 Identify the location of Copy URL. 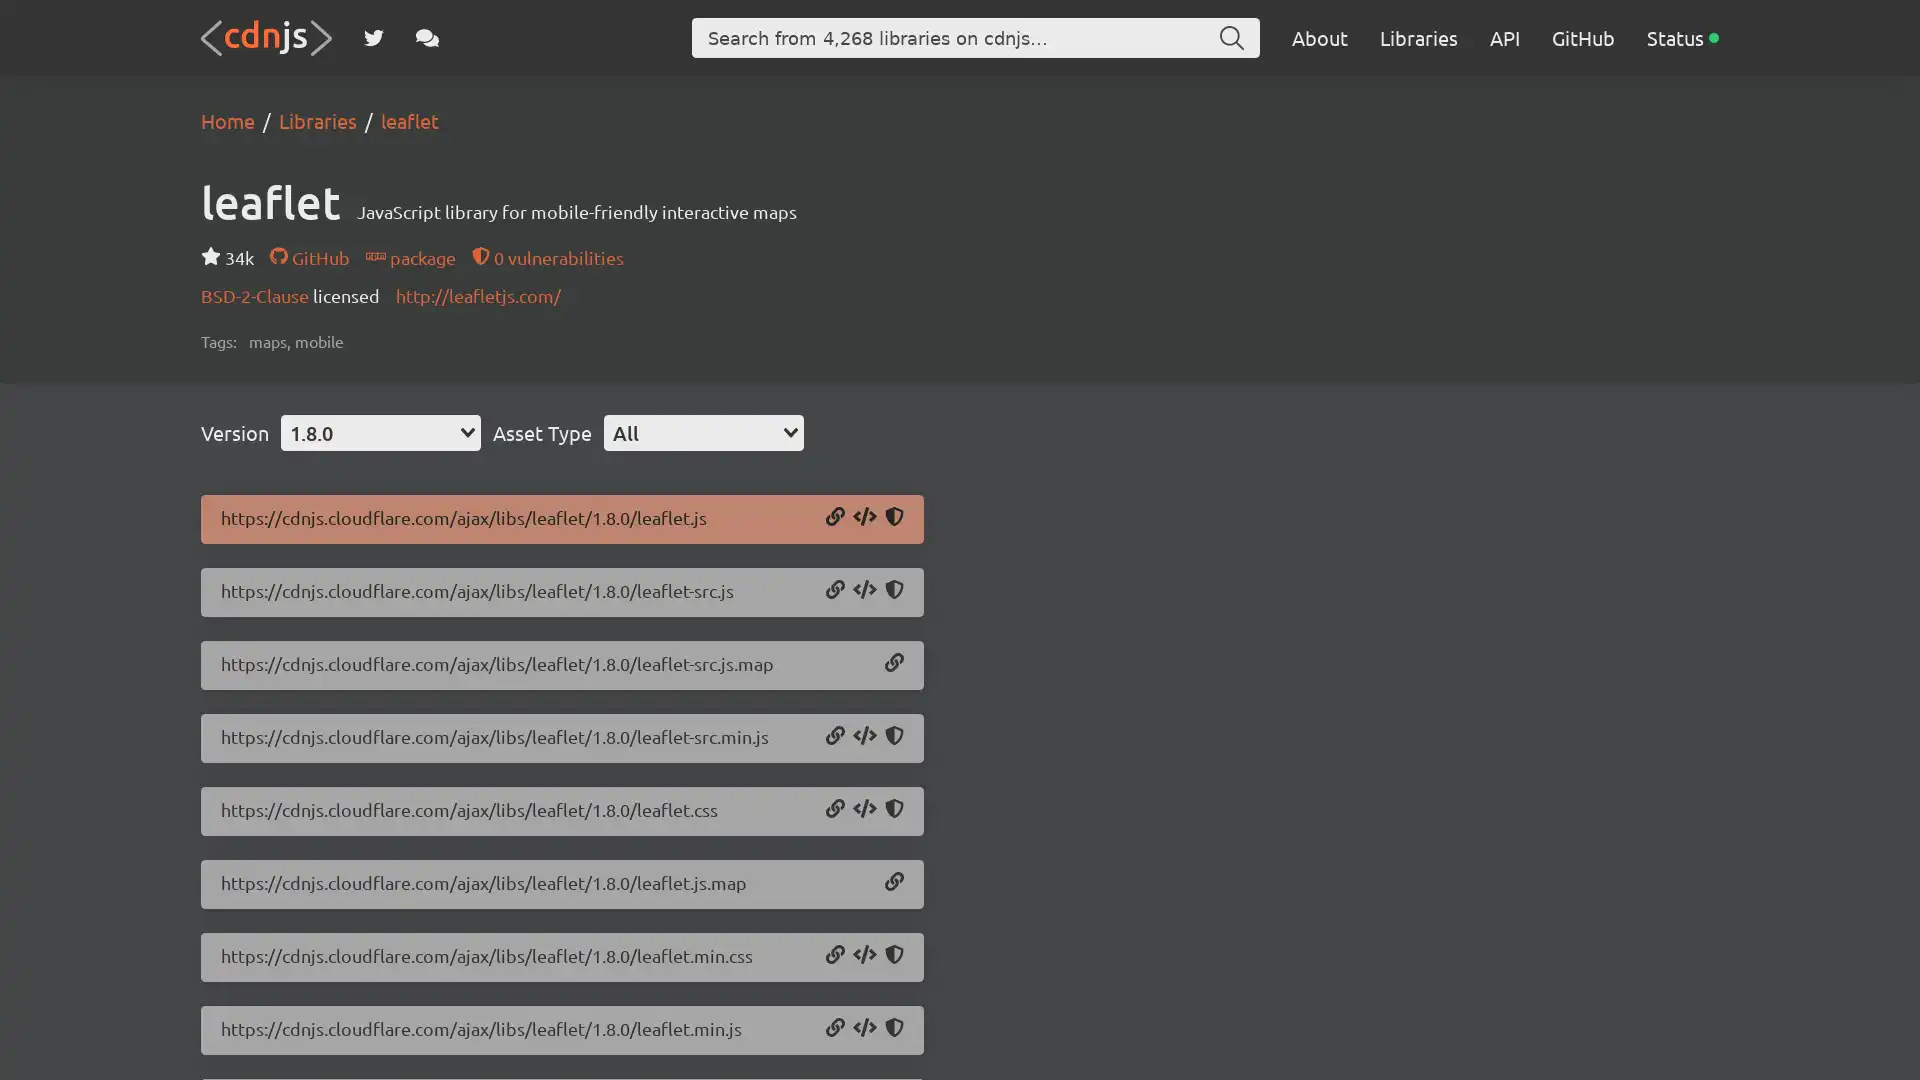
(835, 590).